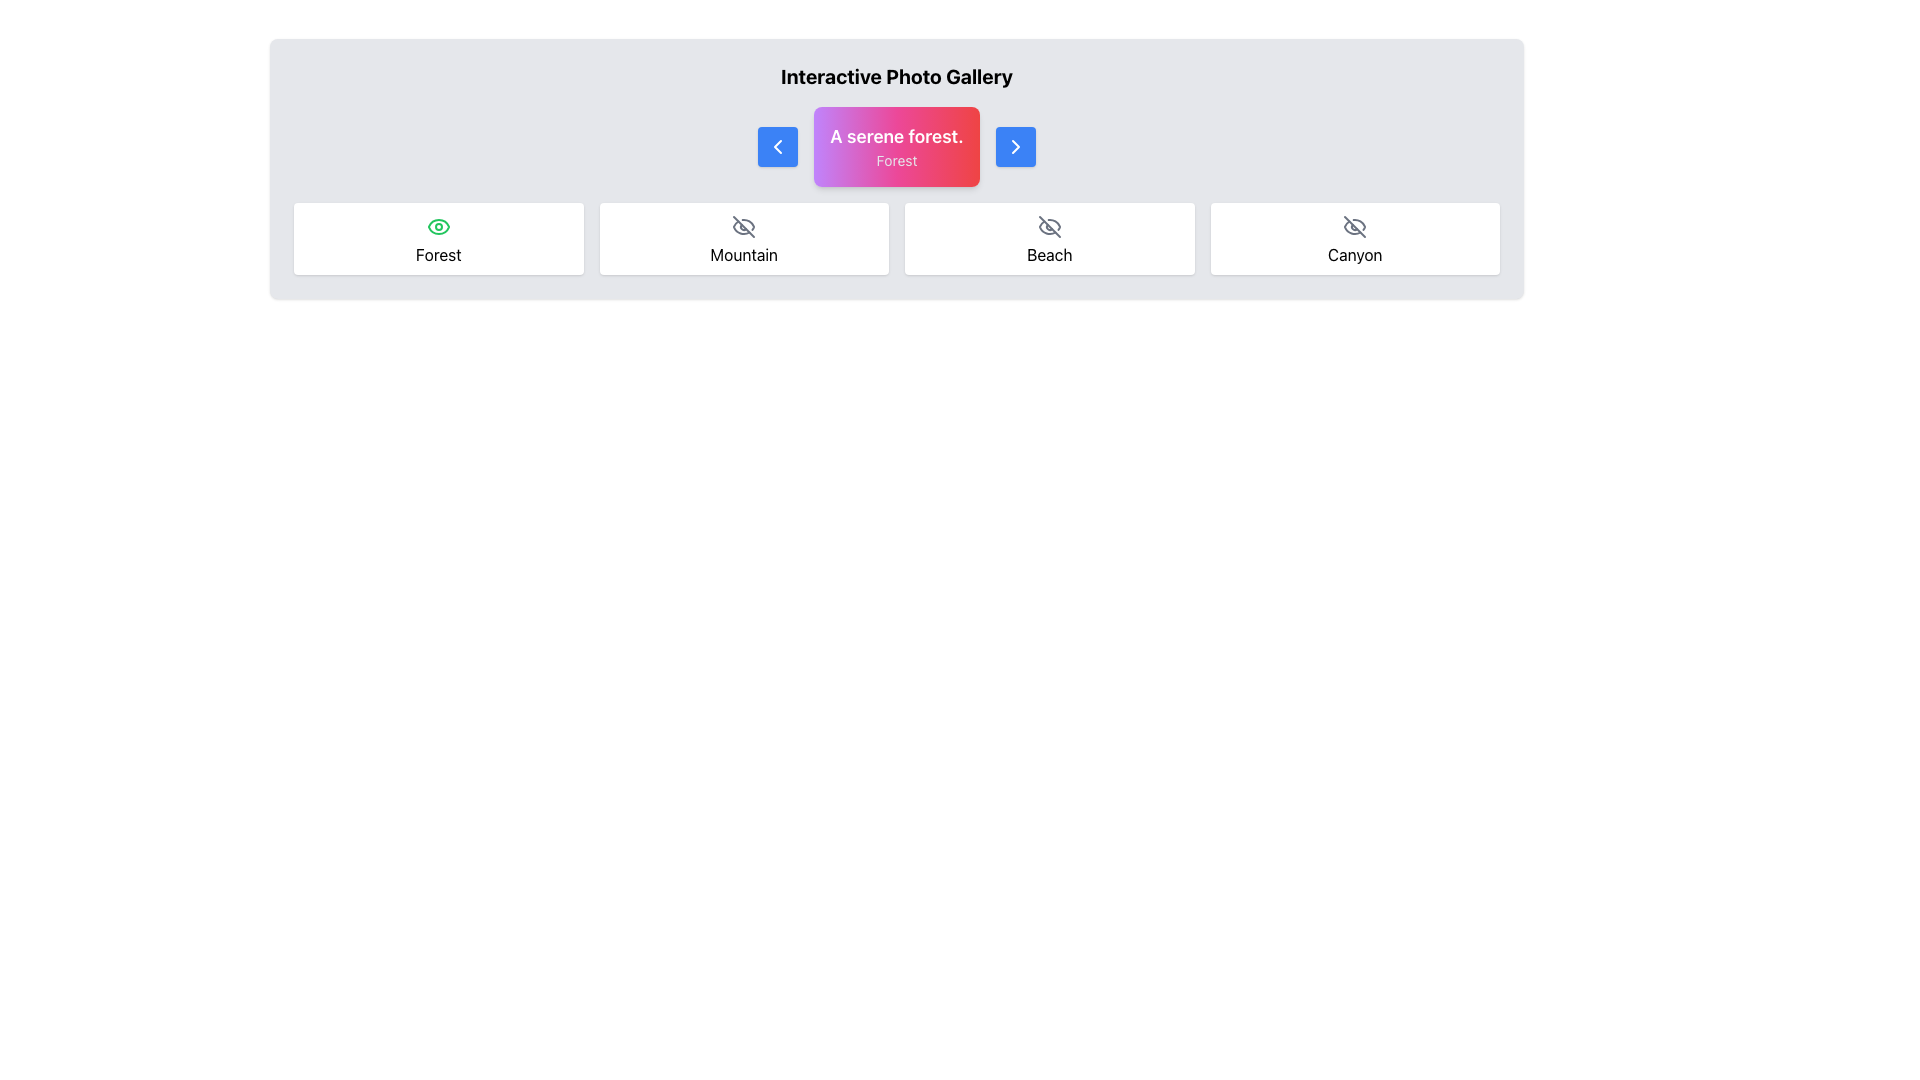 This screenshot has height=1080, width=1920. Describe the element at coordinates (1015, 145) in the screenshot. I see `the rightward-pointing chevron arrow within the light blue square button to proceed in the interactive photo gallery interface` at that location.